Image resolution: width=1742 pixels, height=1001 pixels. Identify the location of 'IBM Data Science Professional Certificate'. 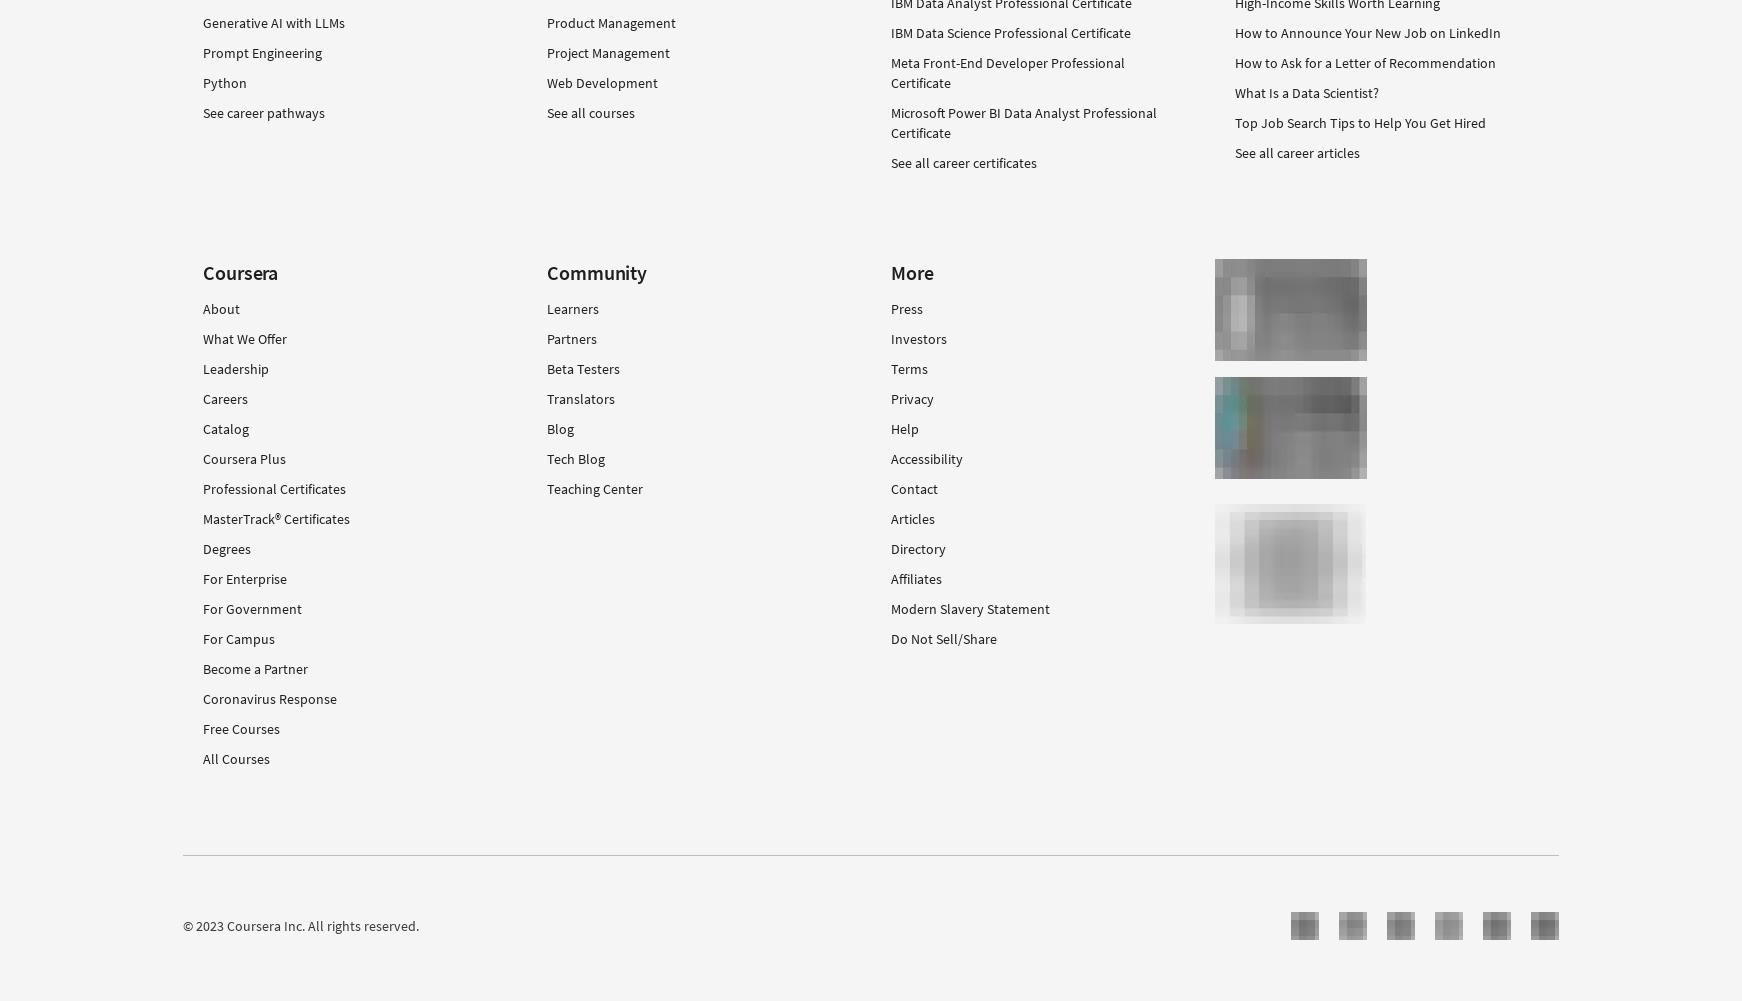
(1010, 33).